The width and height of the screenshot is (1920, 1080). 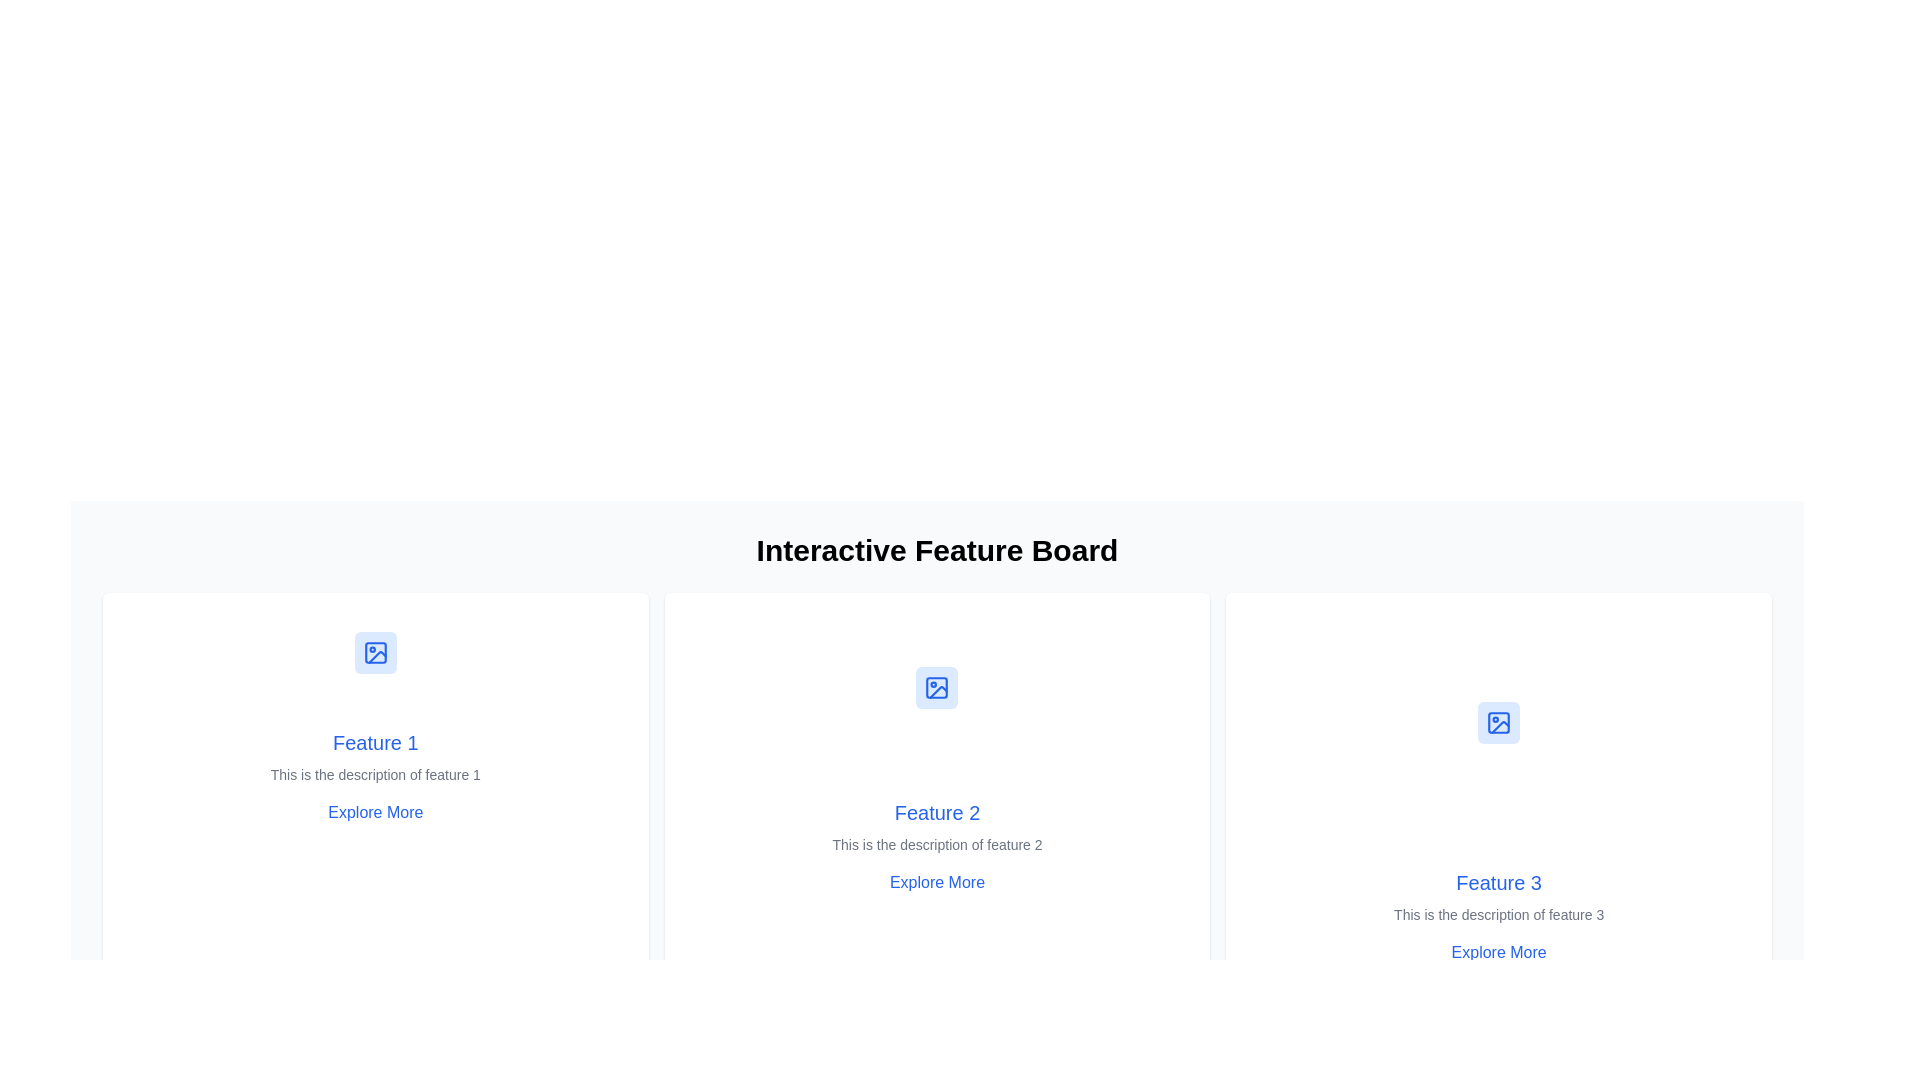 What do you see at coordinates (936, 686) in the screenshot?
I see `the Decorative icon located in the middle-area of the card labeled 'Feature 2', which is the second card from the left in a horizontally laid-out set of cards` at bounding box center [936, 686].